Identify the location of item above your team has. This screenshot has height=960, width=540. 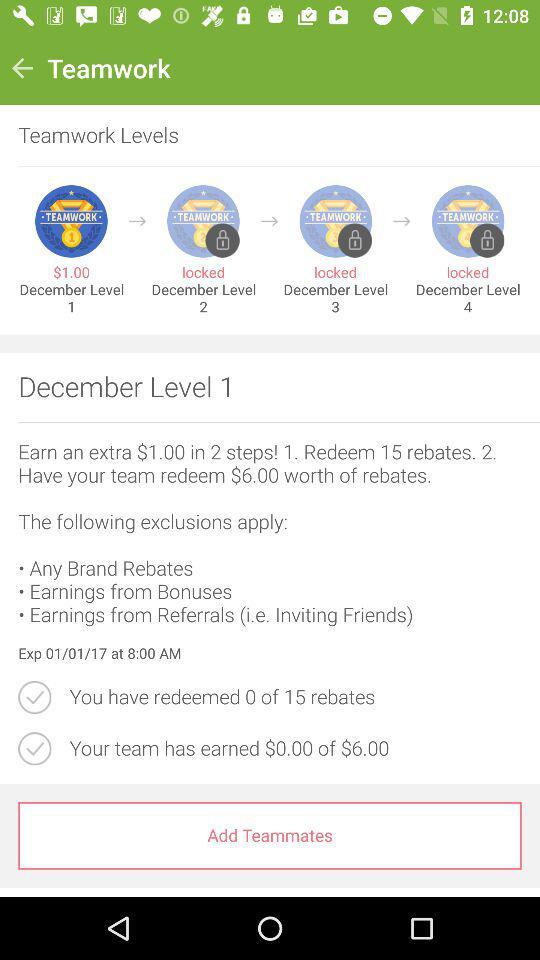
(294, 697).